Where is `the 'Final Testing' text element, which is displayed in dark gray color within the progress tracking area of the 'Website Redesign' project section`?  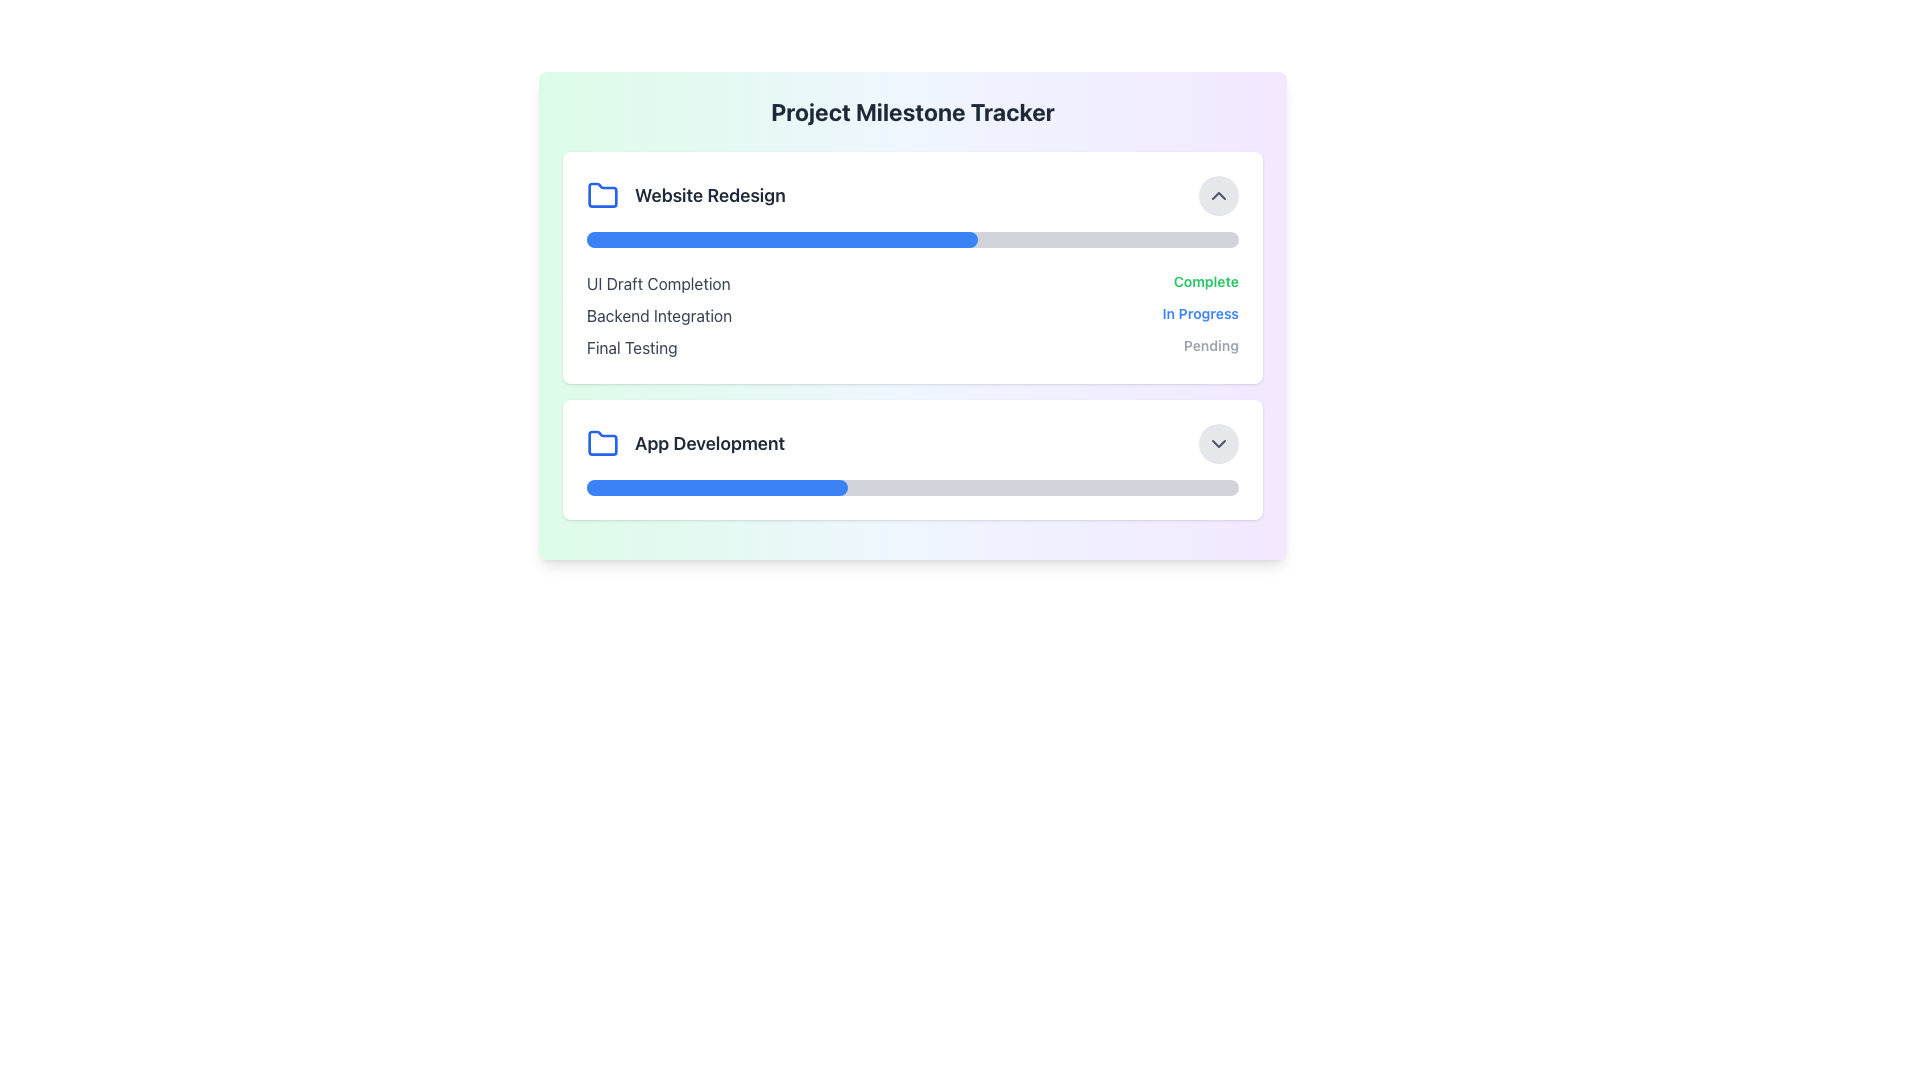
the 'Final Testing' text element, which is displayed in dark gray color within the progress tracking area of the 'Website Redesign' project section is located at coordinates (631, 346).